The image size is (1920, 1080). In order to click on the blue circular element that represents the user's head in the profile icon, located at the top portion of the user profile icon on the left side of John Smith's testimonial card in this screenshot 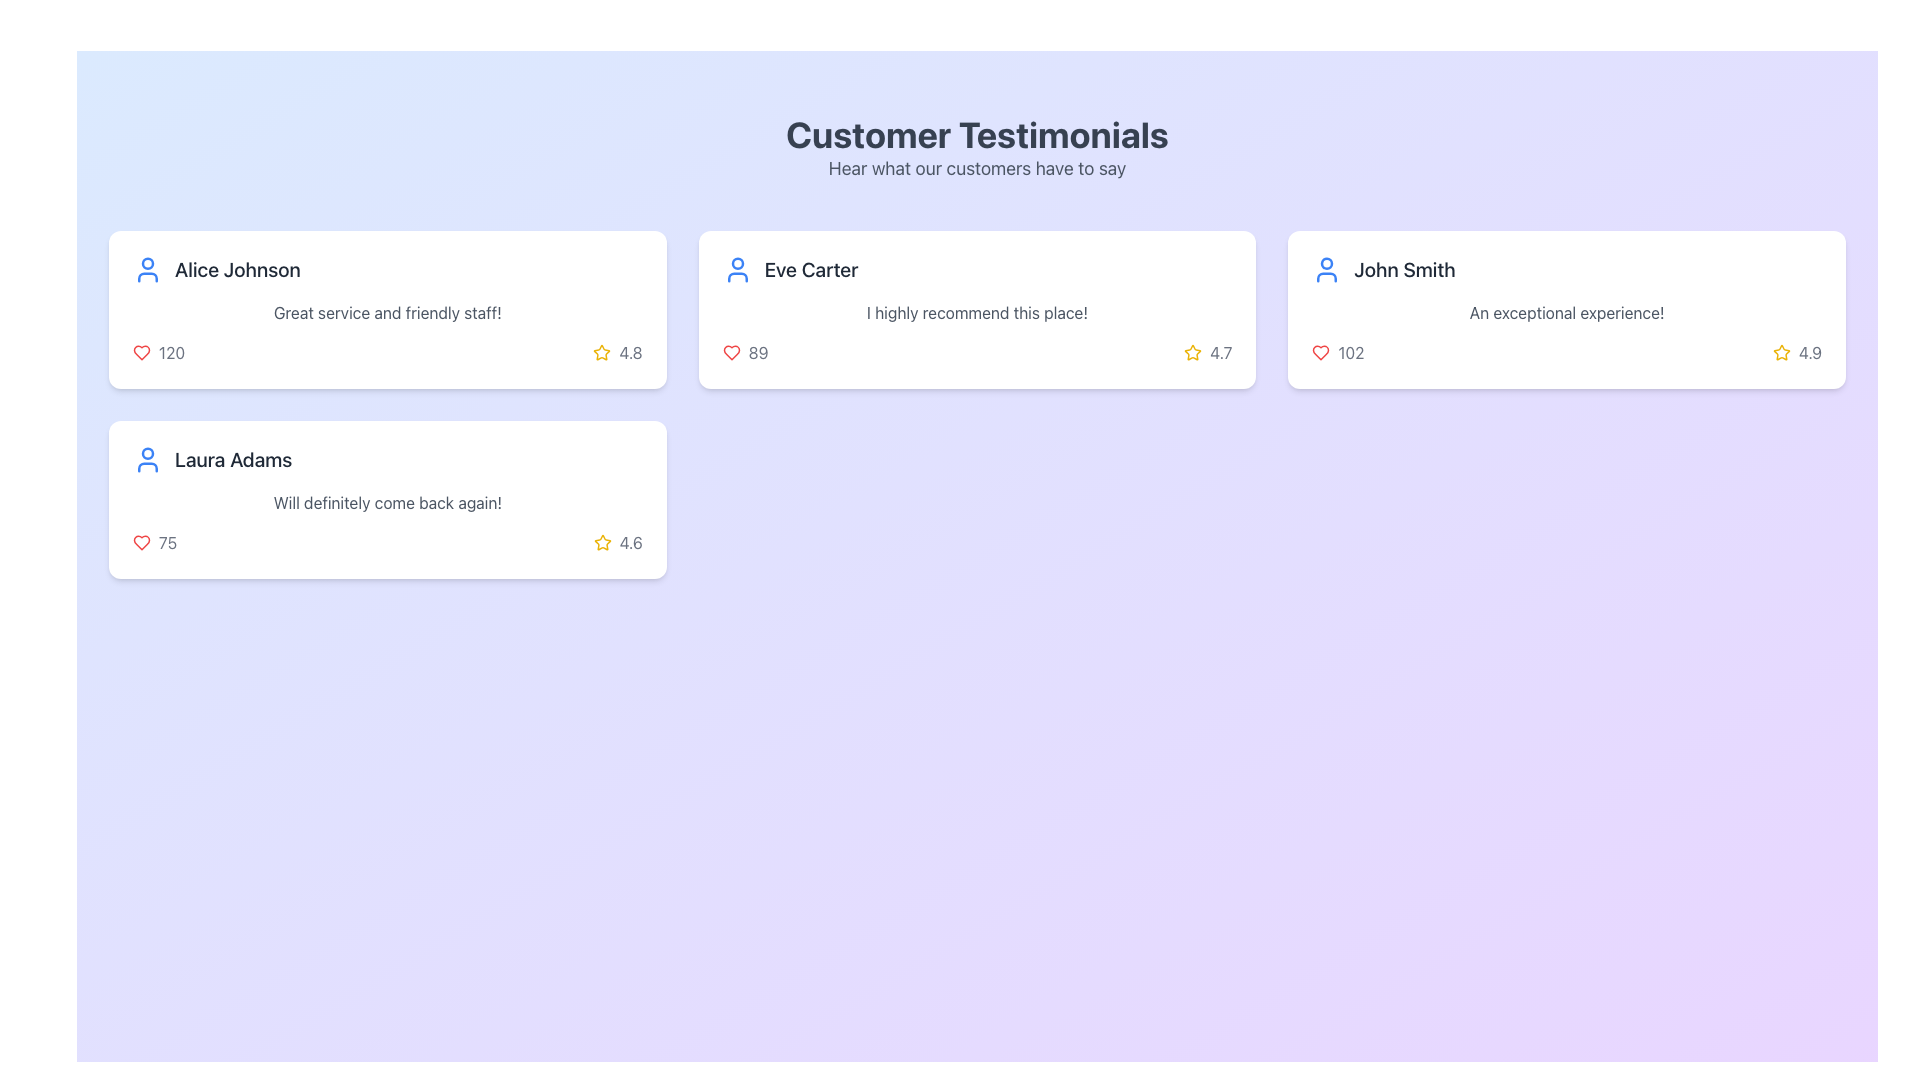, I will do `click(1327, 262)`.